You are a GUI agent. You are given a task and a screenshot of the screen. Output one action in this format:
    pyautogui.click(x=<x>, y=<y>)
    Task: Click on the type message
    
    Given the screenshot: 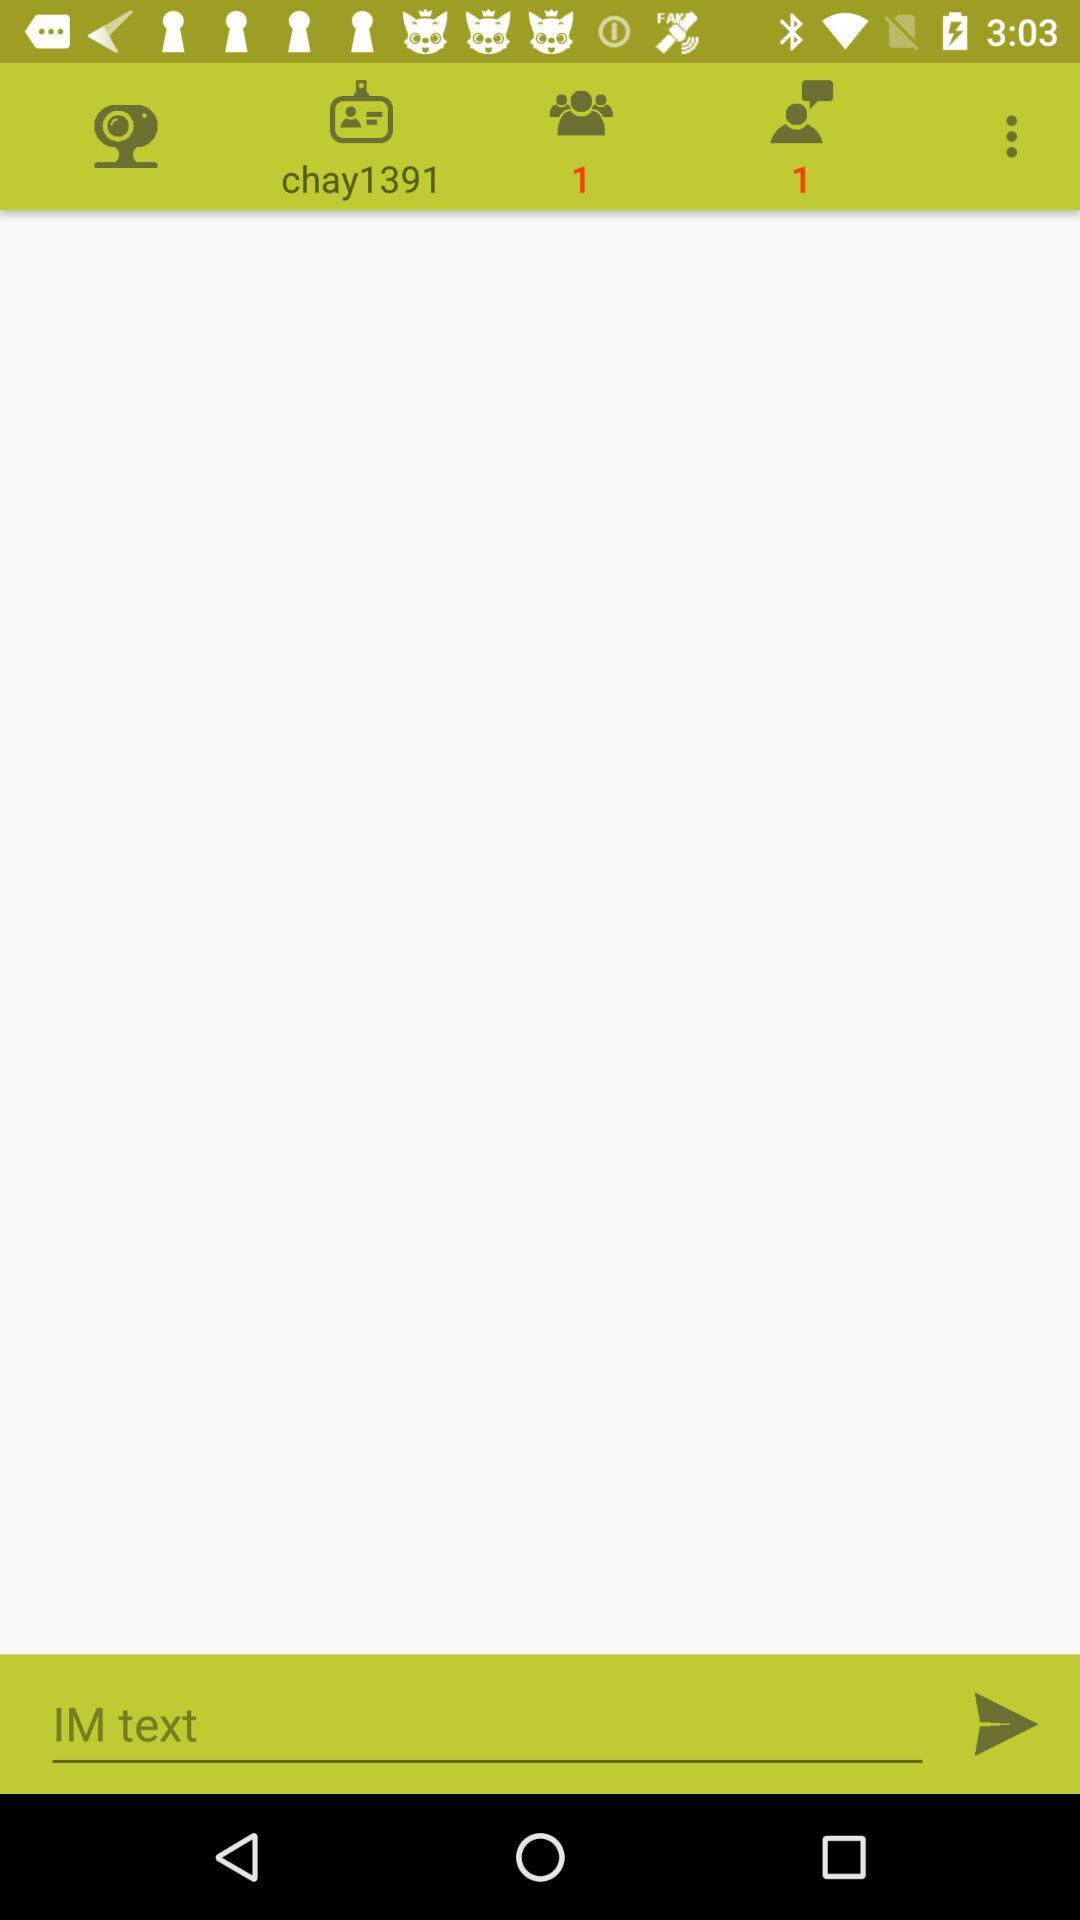 What is the action you would take?
    pyautogui.click(x=487, y=1723)
    